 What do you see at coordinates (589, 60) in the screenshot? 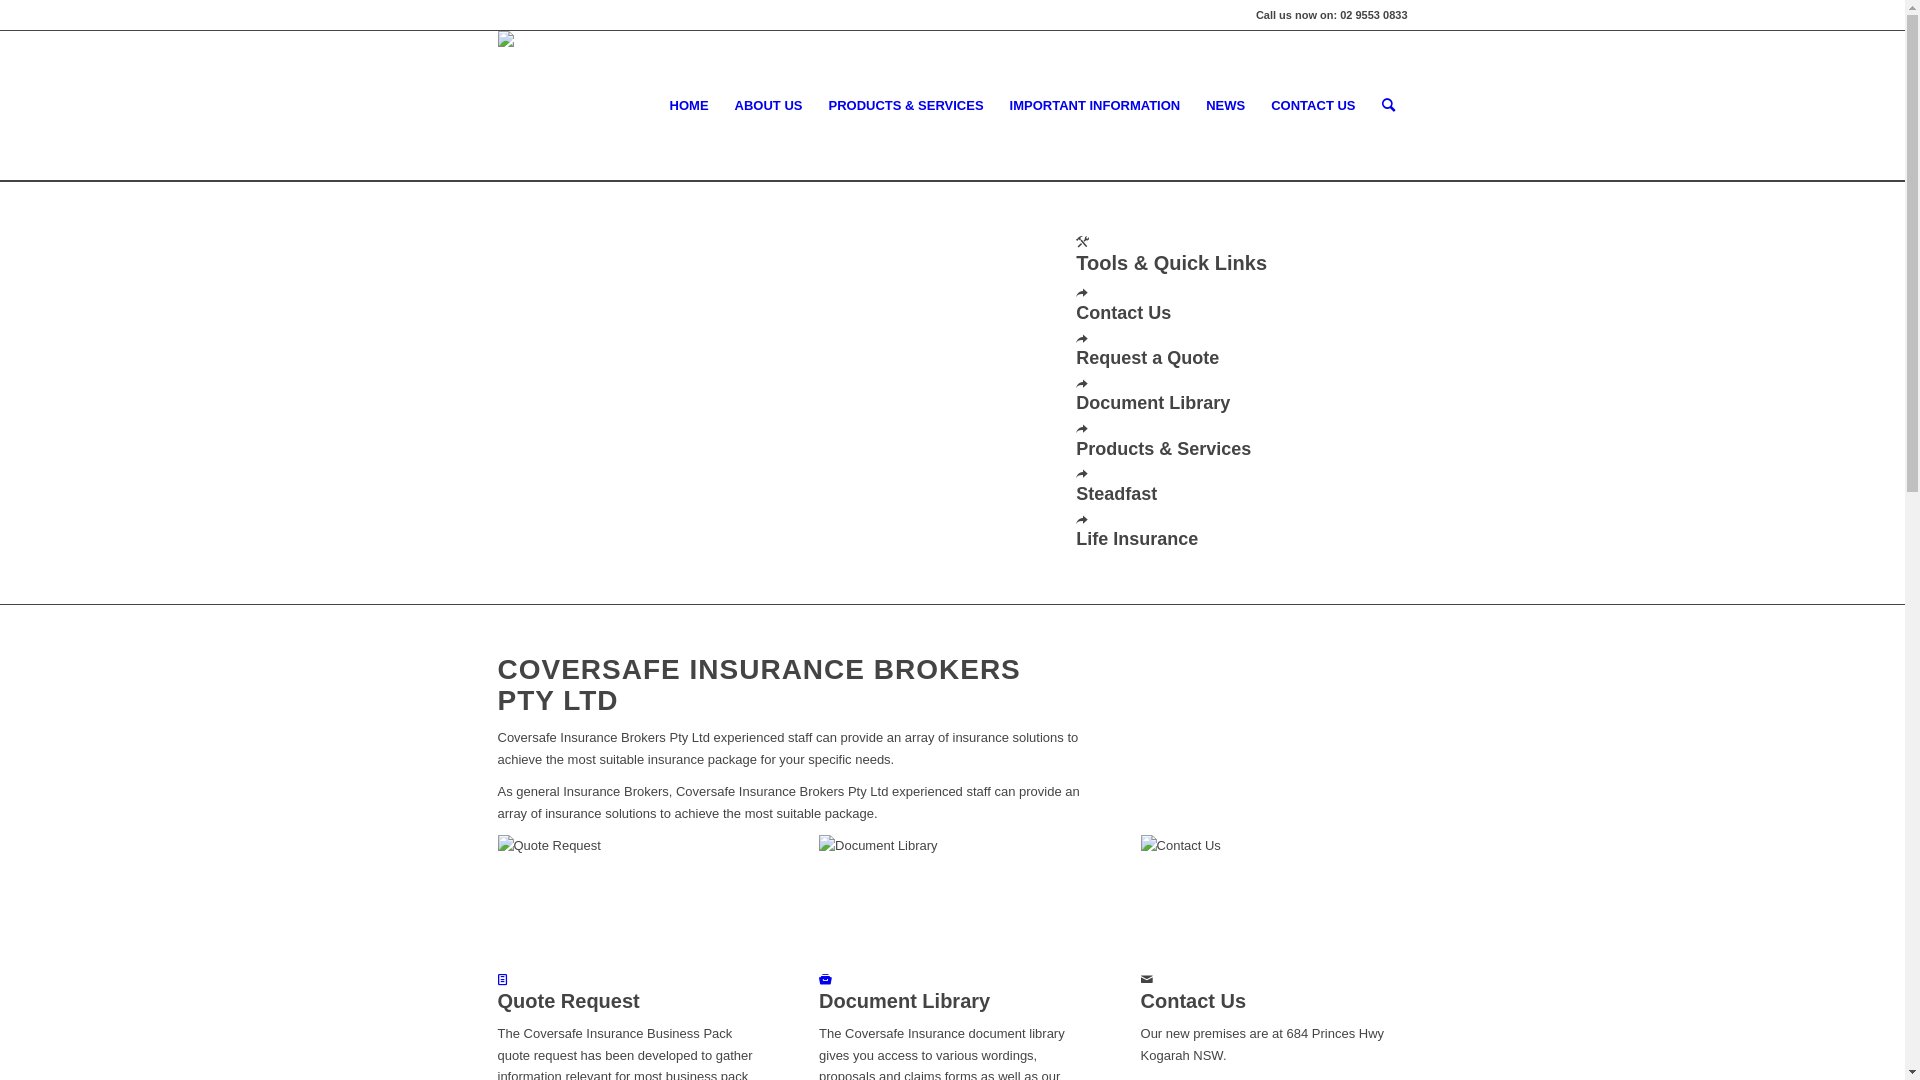
I see `'Coversafe-logo-header-01'` at bounding box center [589, 60].